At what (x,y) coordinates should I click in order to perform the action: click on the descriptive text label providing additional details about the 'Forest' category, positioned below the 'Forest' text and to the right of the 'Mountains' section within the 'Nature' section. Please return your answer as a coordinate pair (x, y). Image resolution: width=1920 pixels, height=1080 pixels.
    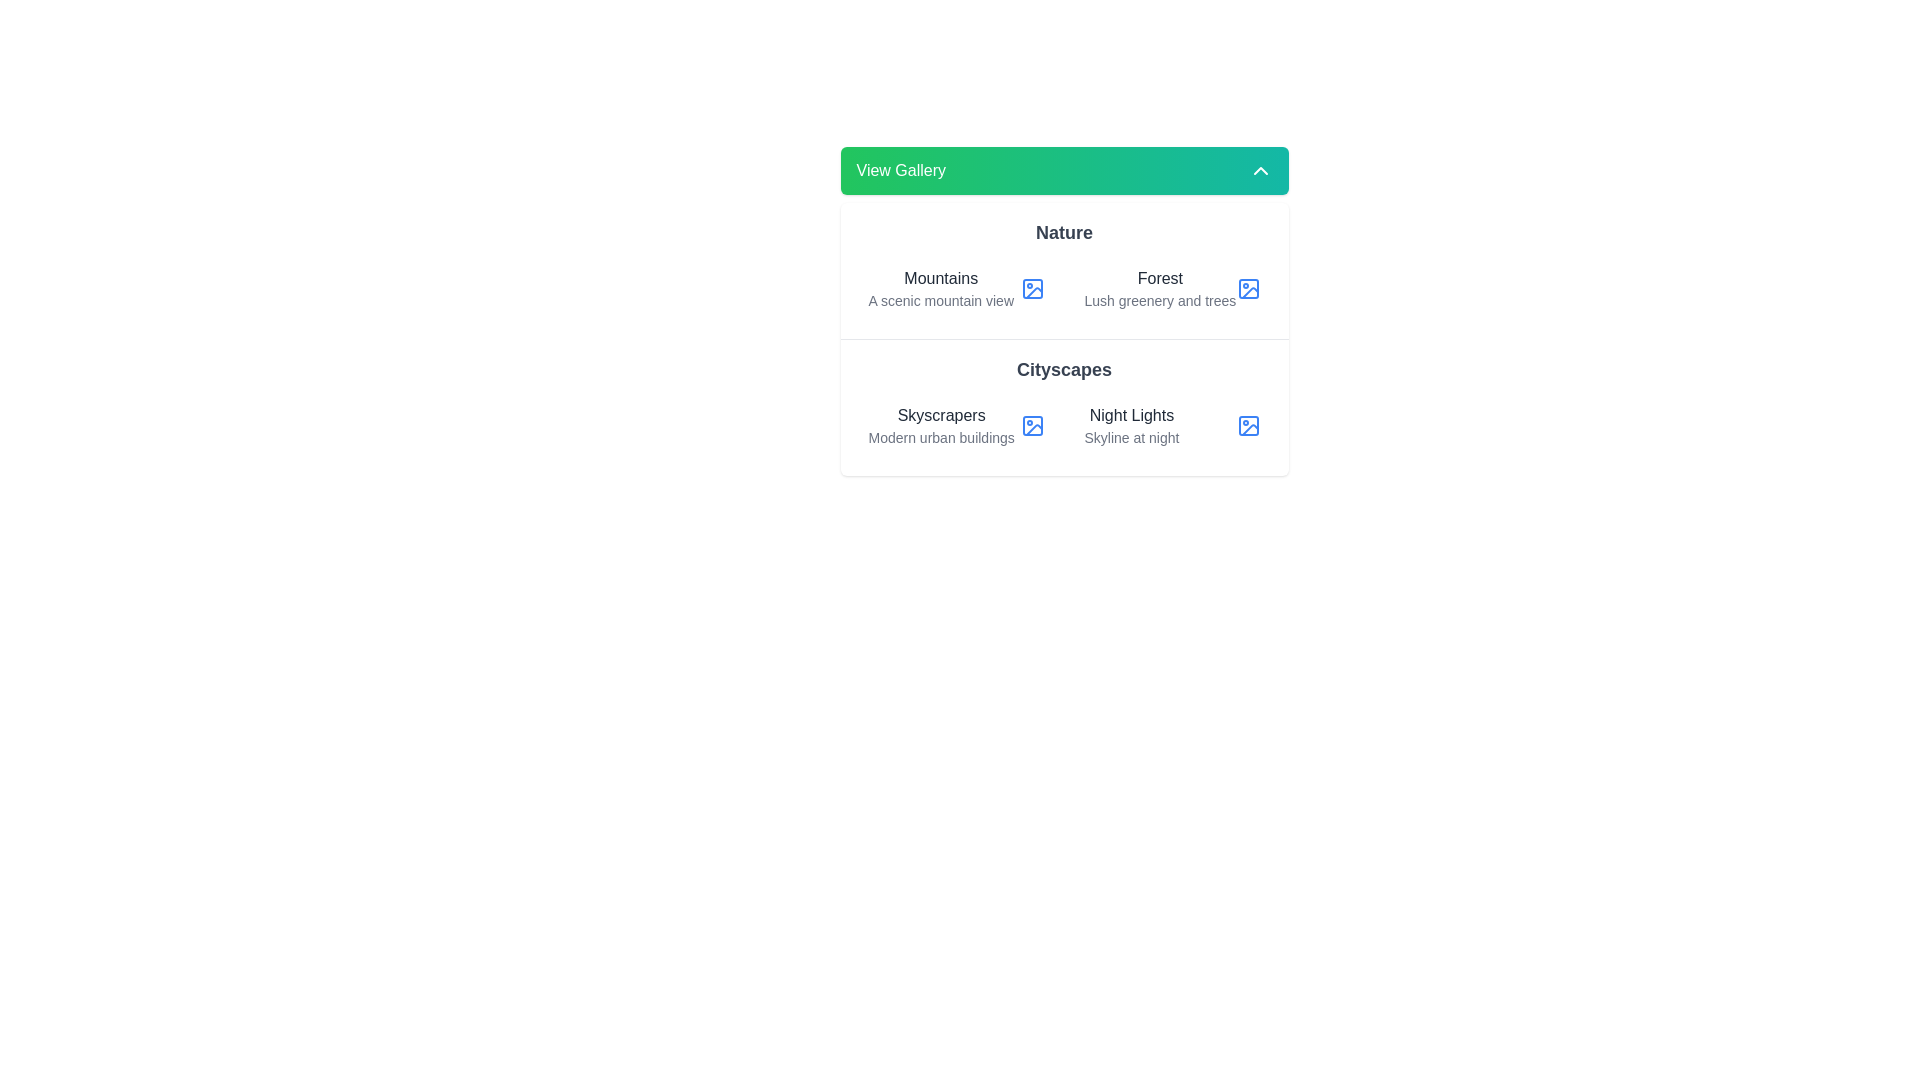
    Looking at the image, I should click on (1160, 300).